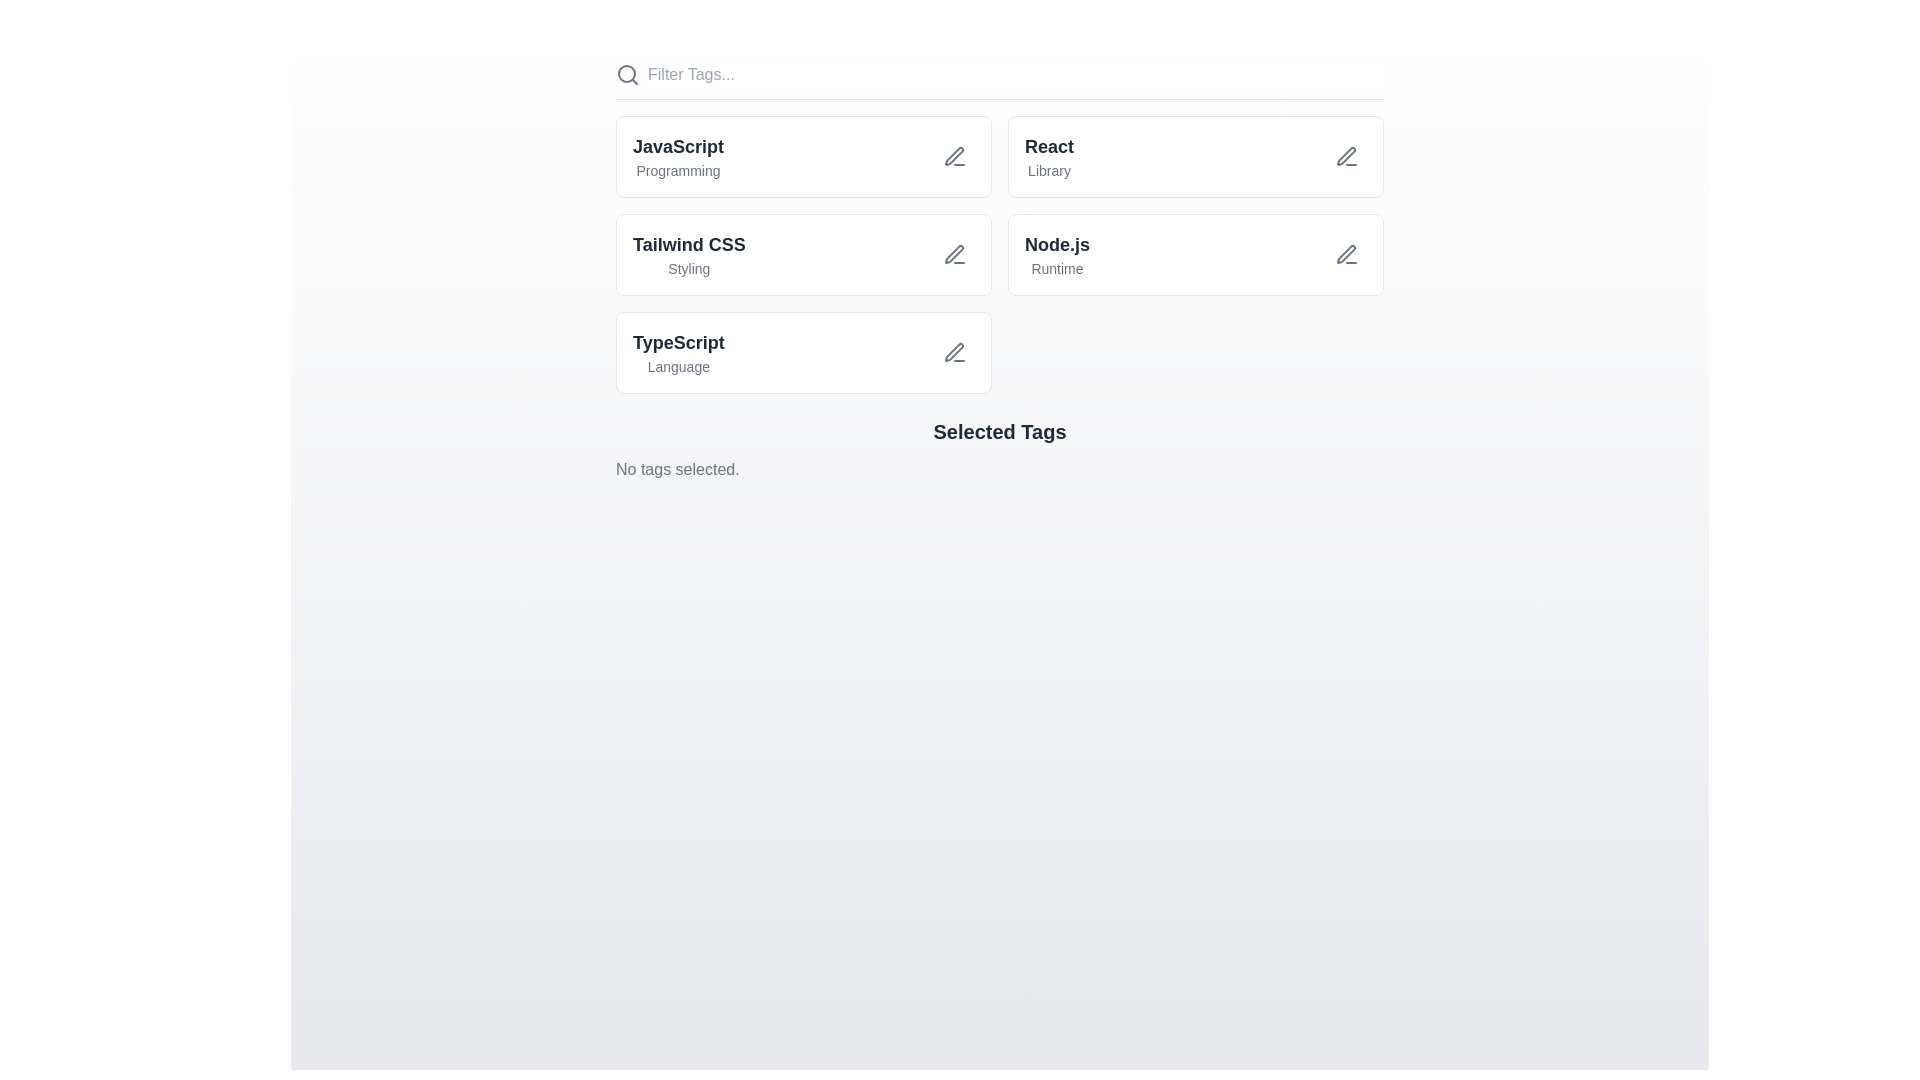 The width and height of the screenshot is (1920, 1080). Describe the element at coordinates (689, 253) in the screenshot. I see `the 'Tailwind CSS' tag or category selector, which is the second selectable item in a vertical list located below 'JavaScript Programming' and above 'TypeScript Language'` at that location.